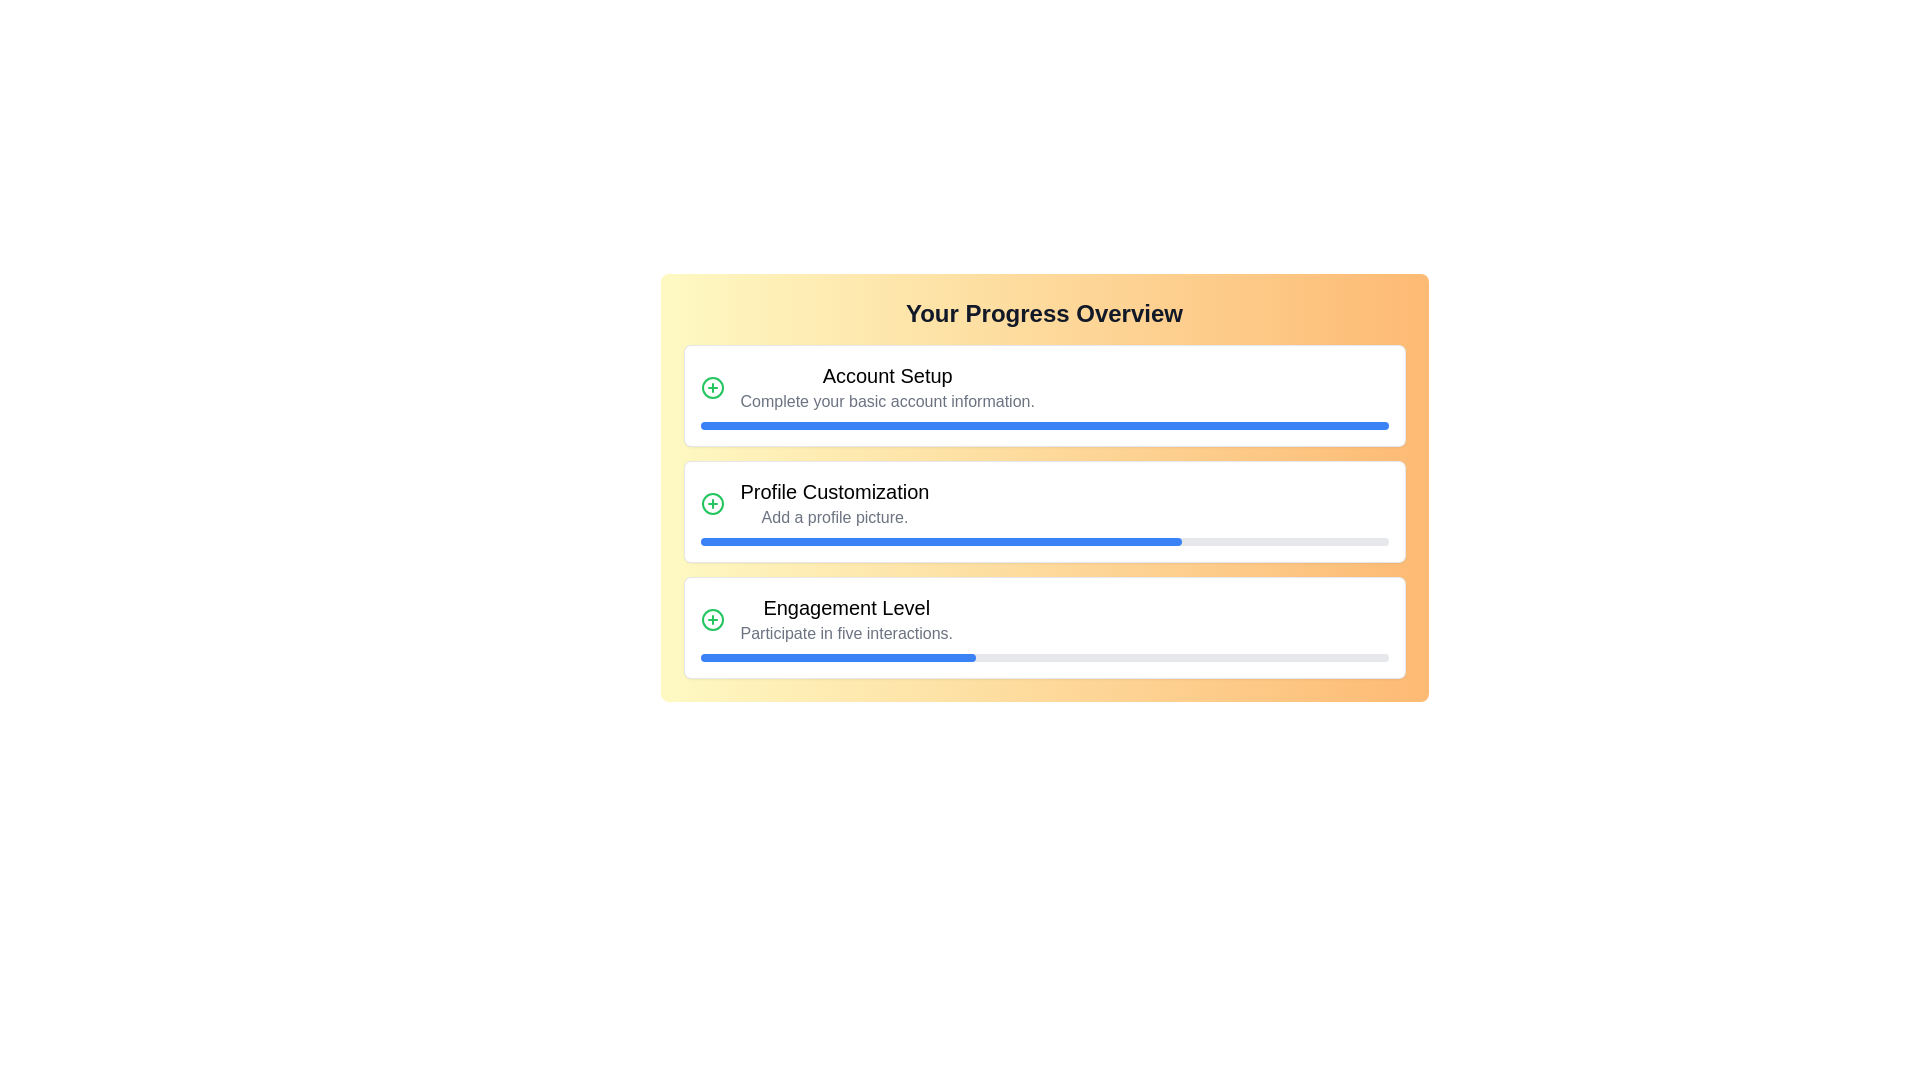 Image resolution: width=1920 pixels, height=1080 pixels. Describe the element at coordinates (712, 388) in the screenshot. I see `the icon located to the left of the 'Account Setup' text in the 'Your Progress Overview' interface to initiate an action` at that location.